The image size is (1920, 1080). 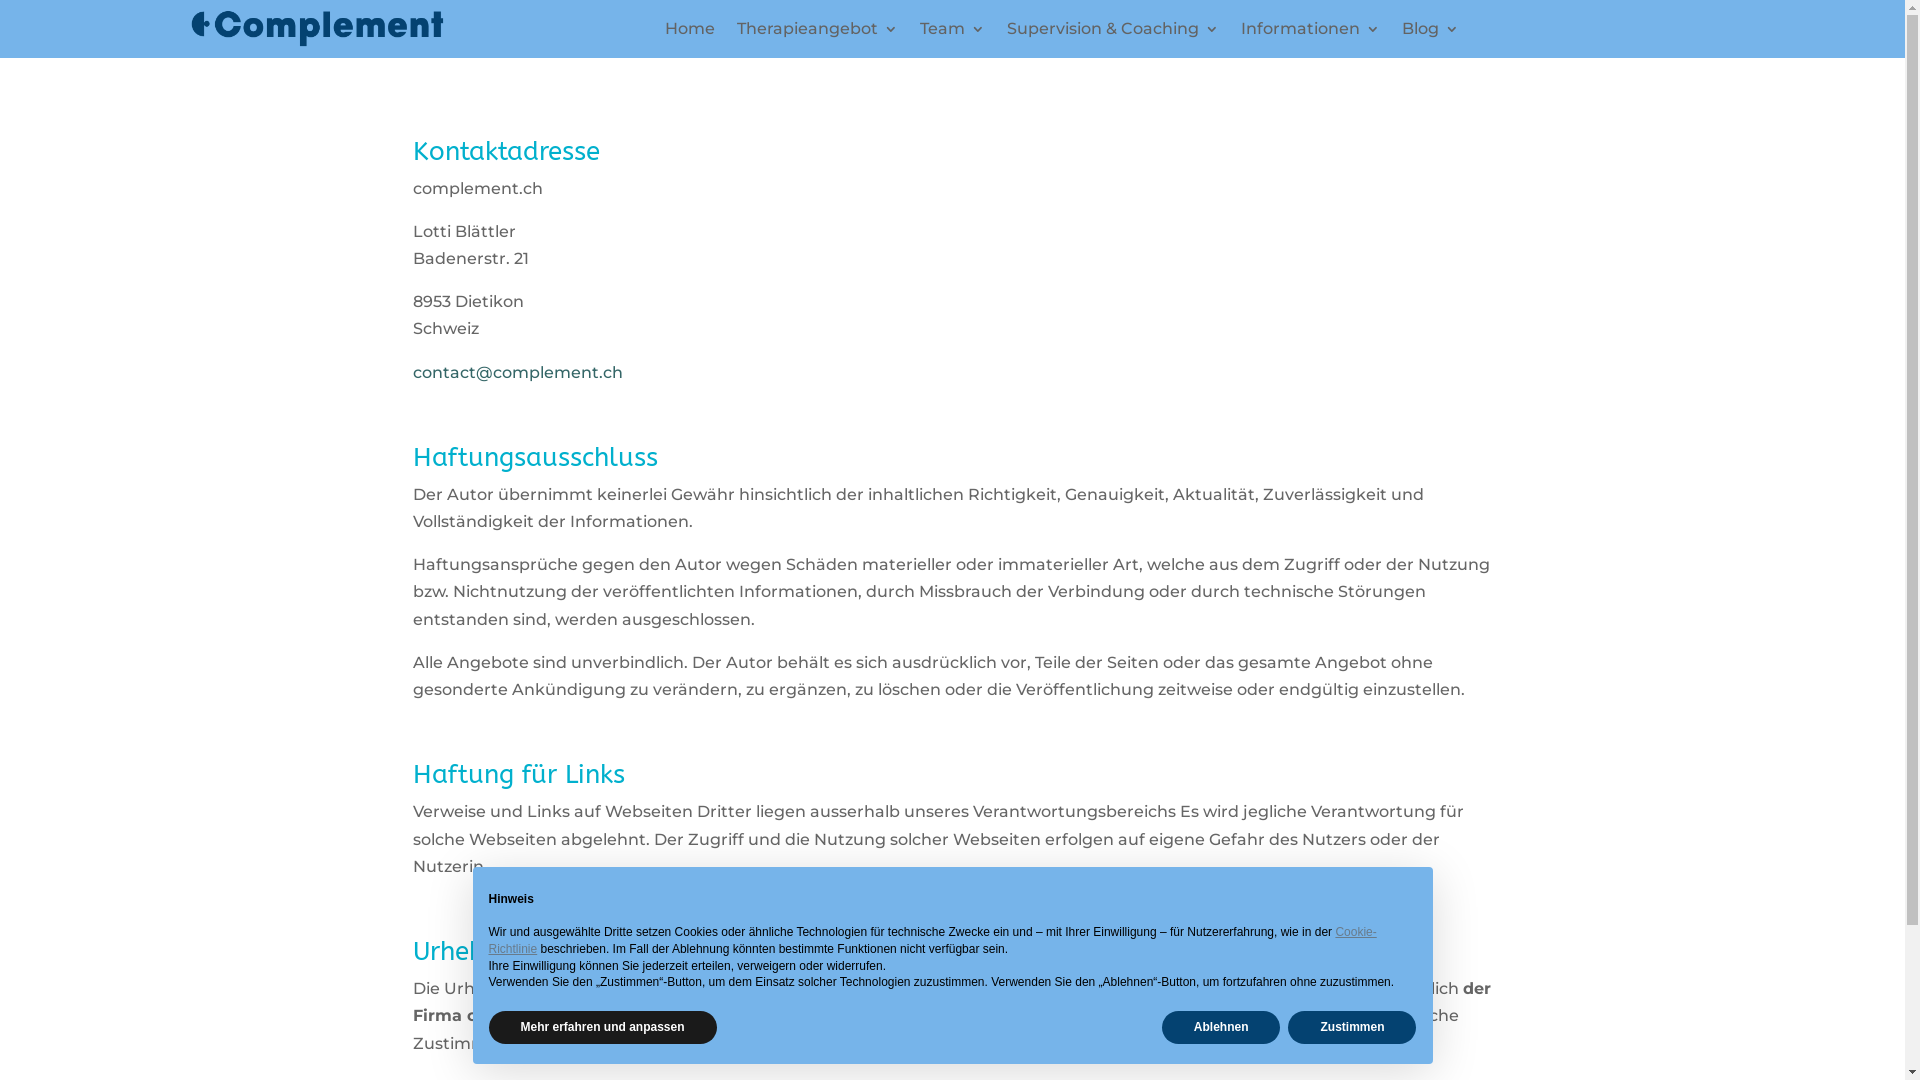 What do you see at coordinates (1310, 33) in the screenshot?
I see `'Informationen'` at bounding box center [1310, 33].